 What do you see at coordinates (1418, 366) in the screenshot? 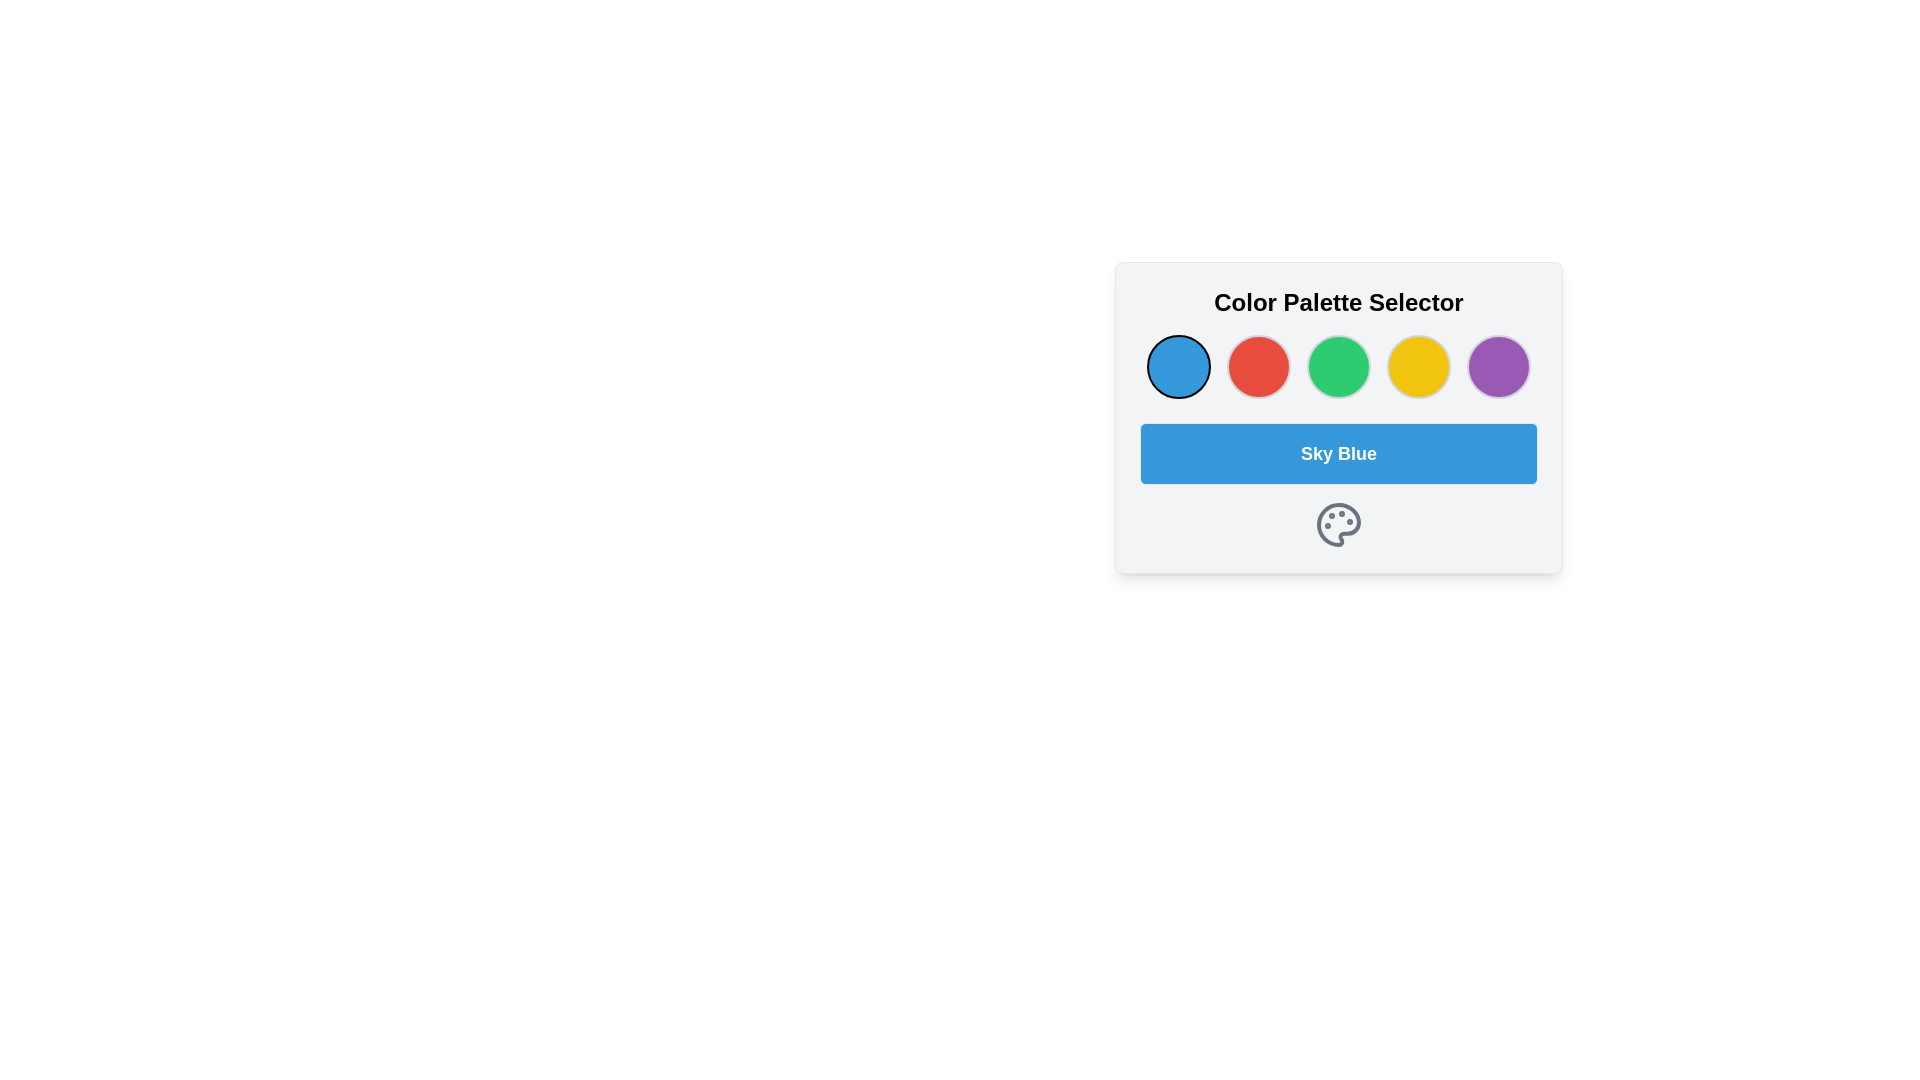
I see `the fourth circular button with a bright yellow background and gray border in the 'Color Palette Selector' interface` at bounding box center [1418, 366].